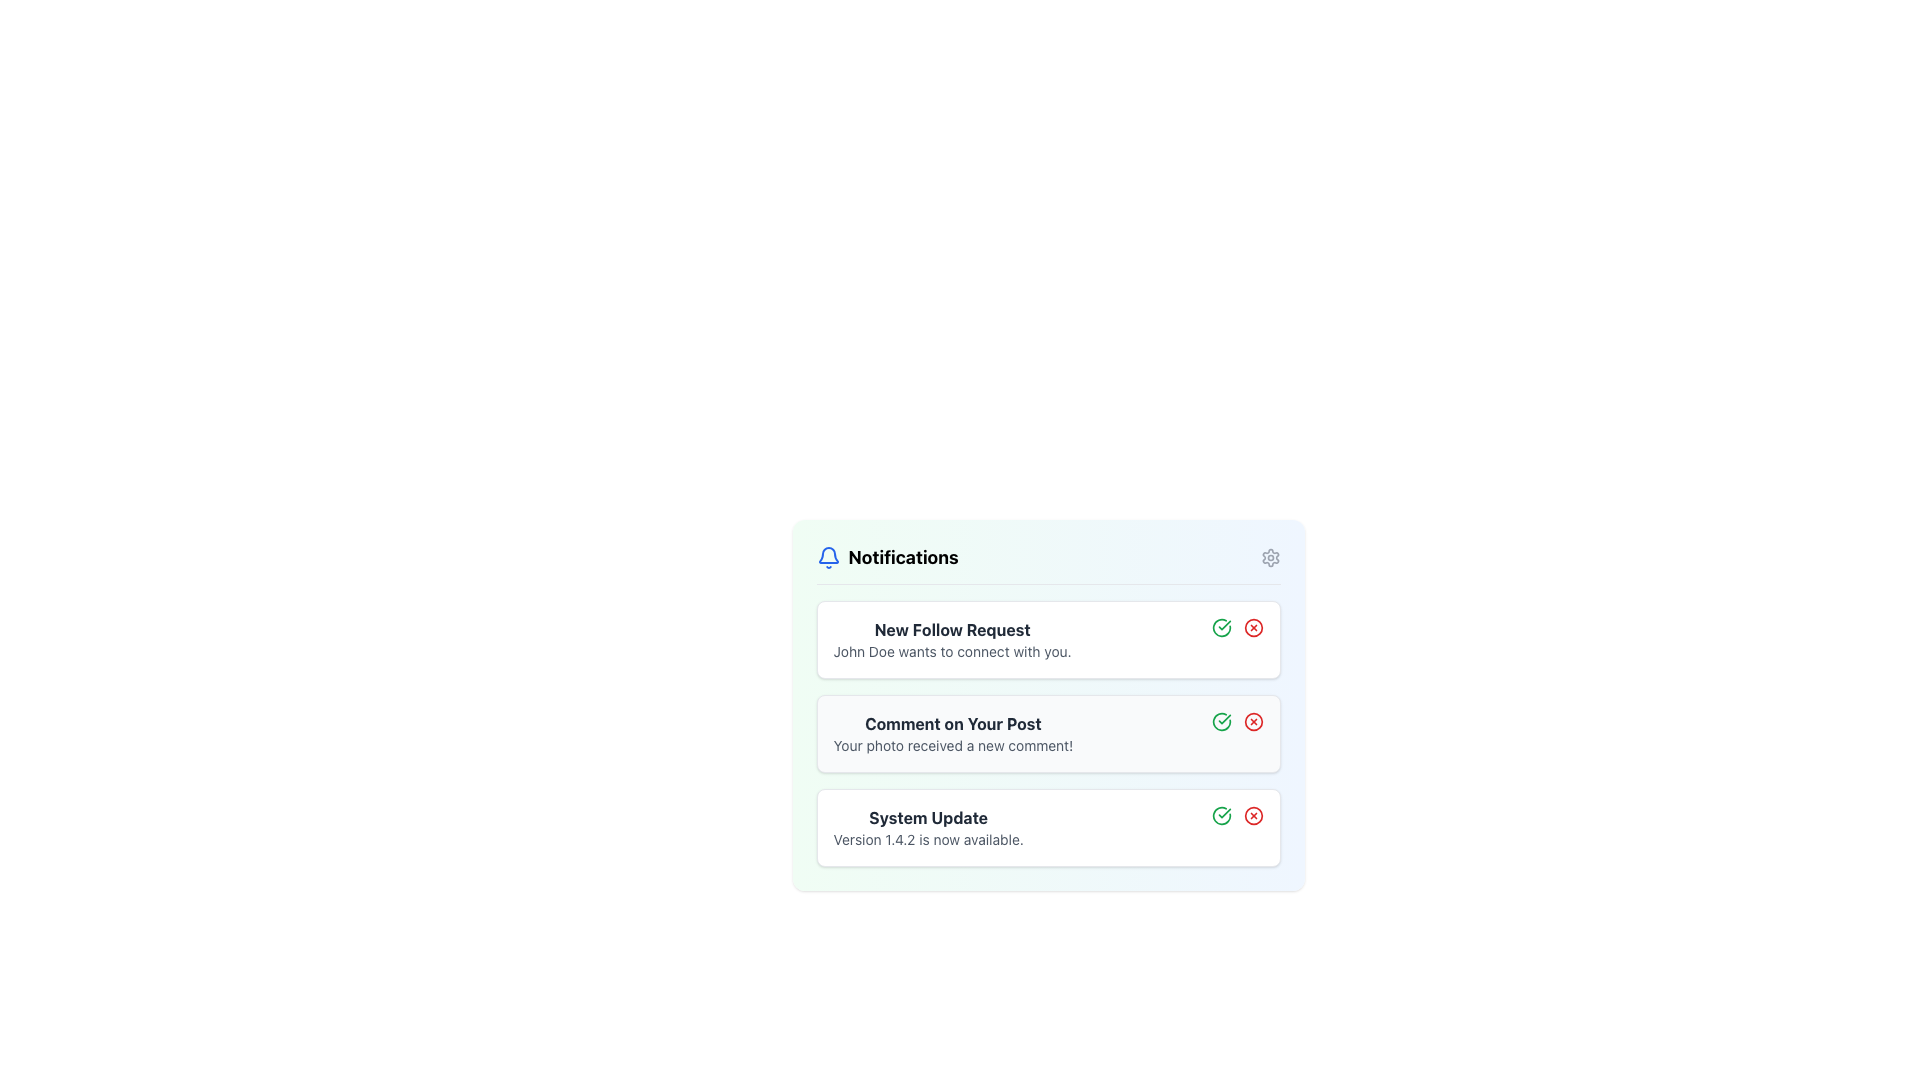  What do you see at coordinates (1220, 627) in the screenshot?
I see `the graphical component within the SVG icon located in the notification card titled 'New Follow Request', positioned to the right of the text content` at bounding box center [1220, 627].